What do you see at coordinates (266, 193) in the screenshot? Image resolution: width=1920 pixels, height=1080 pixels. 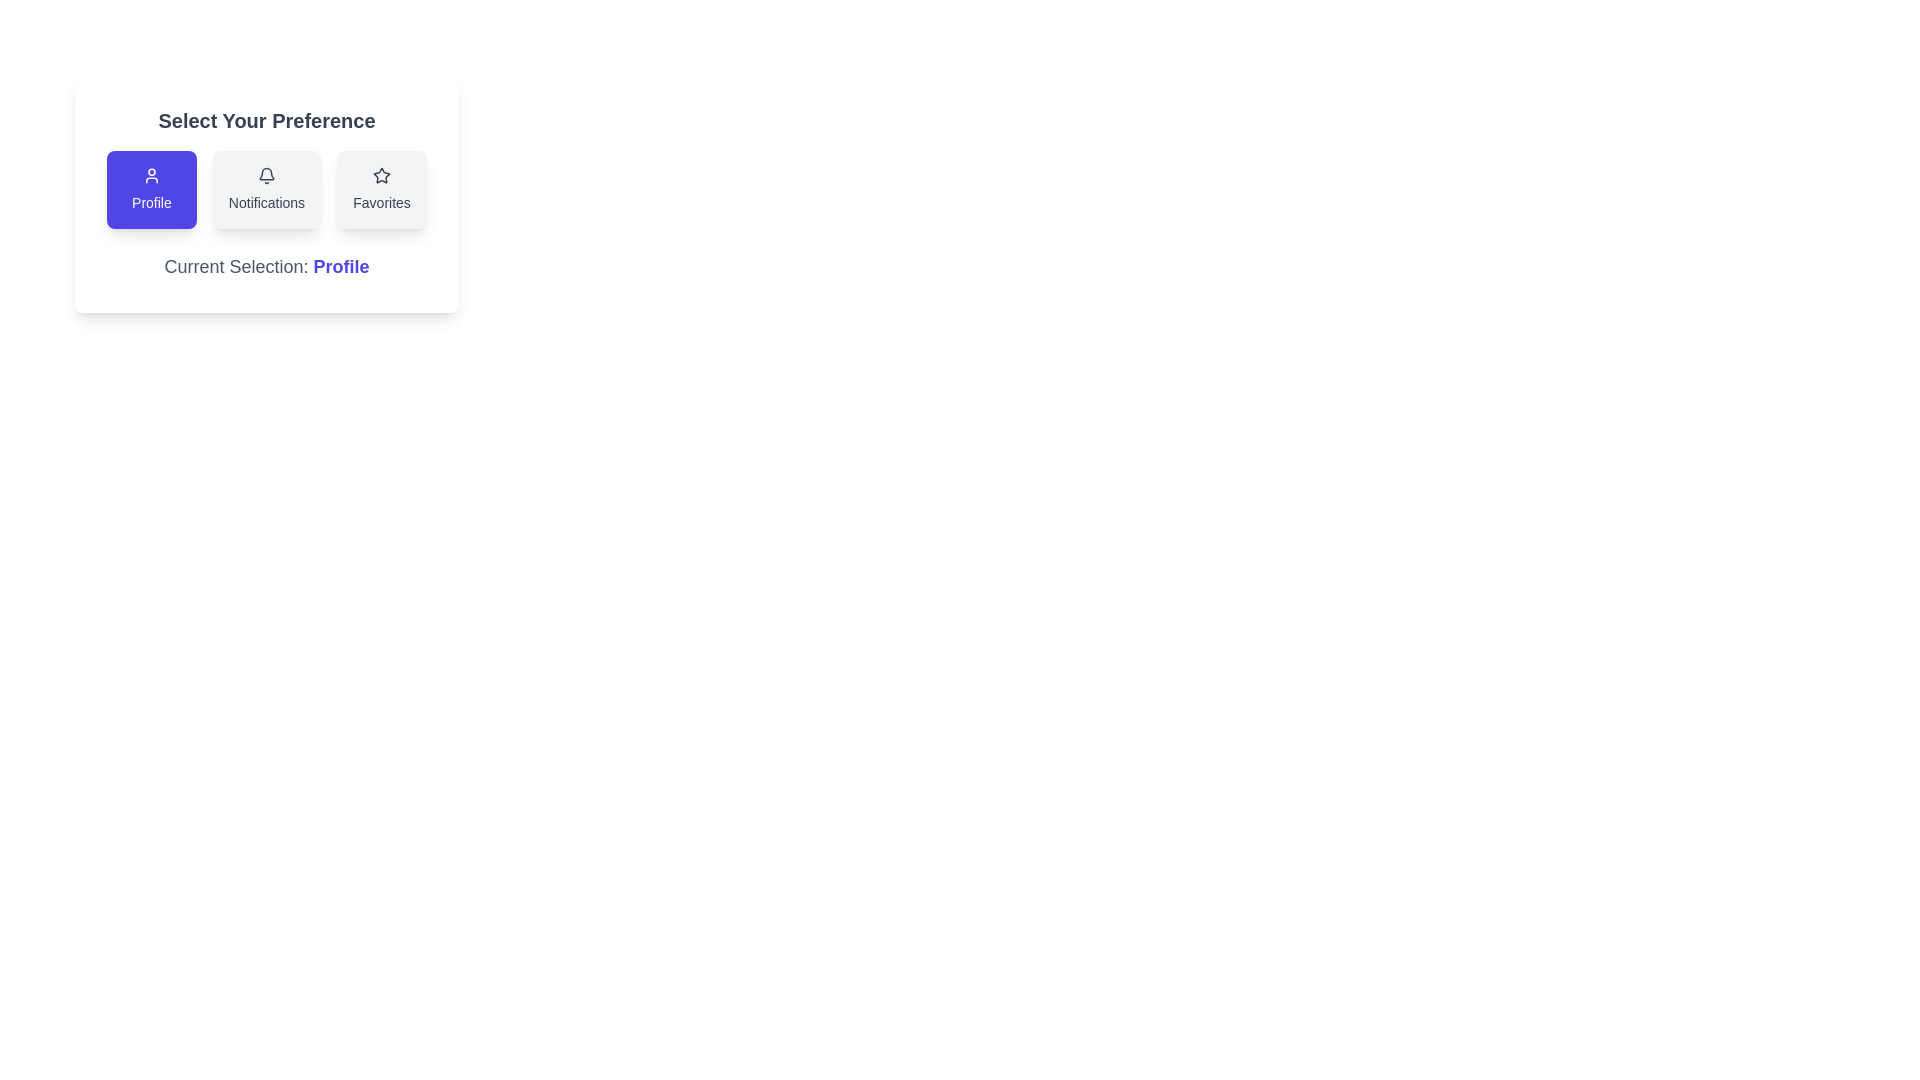 I see `the 'Notifications' button, which is the second button in a horizontal group of three buttons located centrally within the component's area` at bounding box center [266, 193].